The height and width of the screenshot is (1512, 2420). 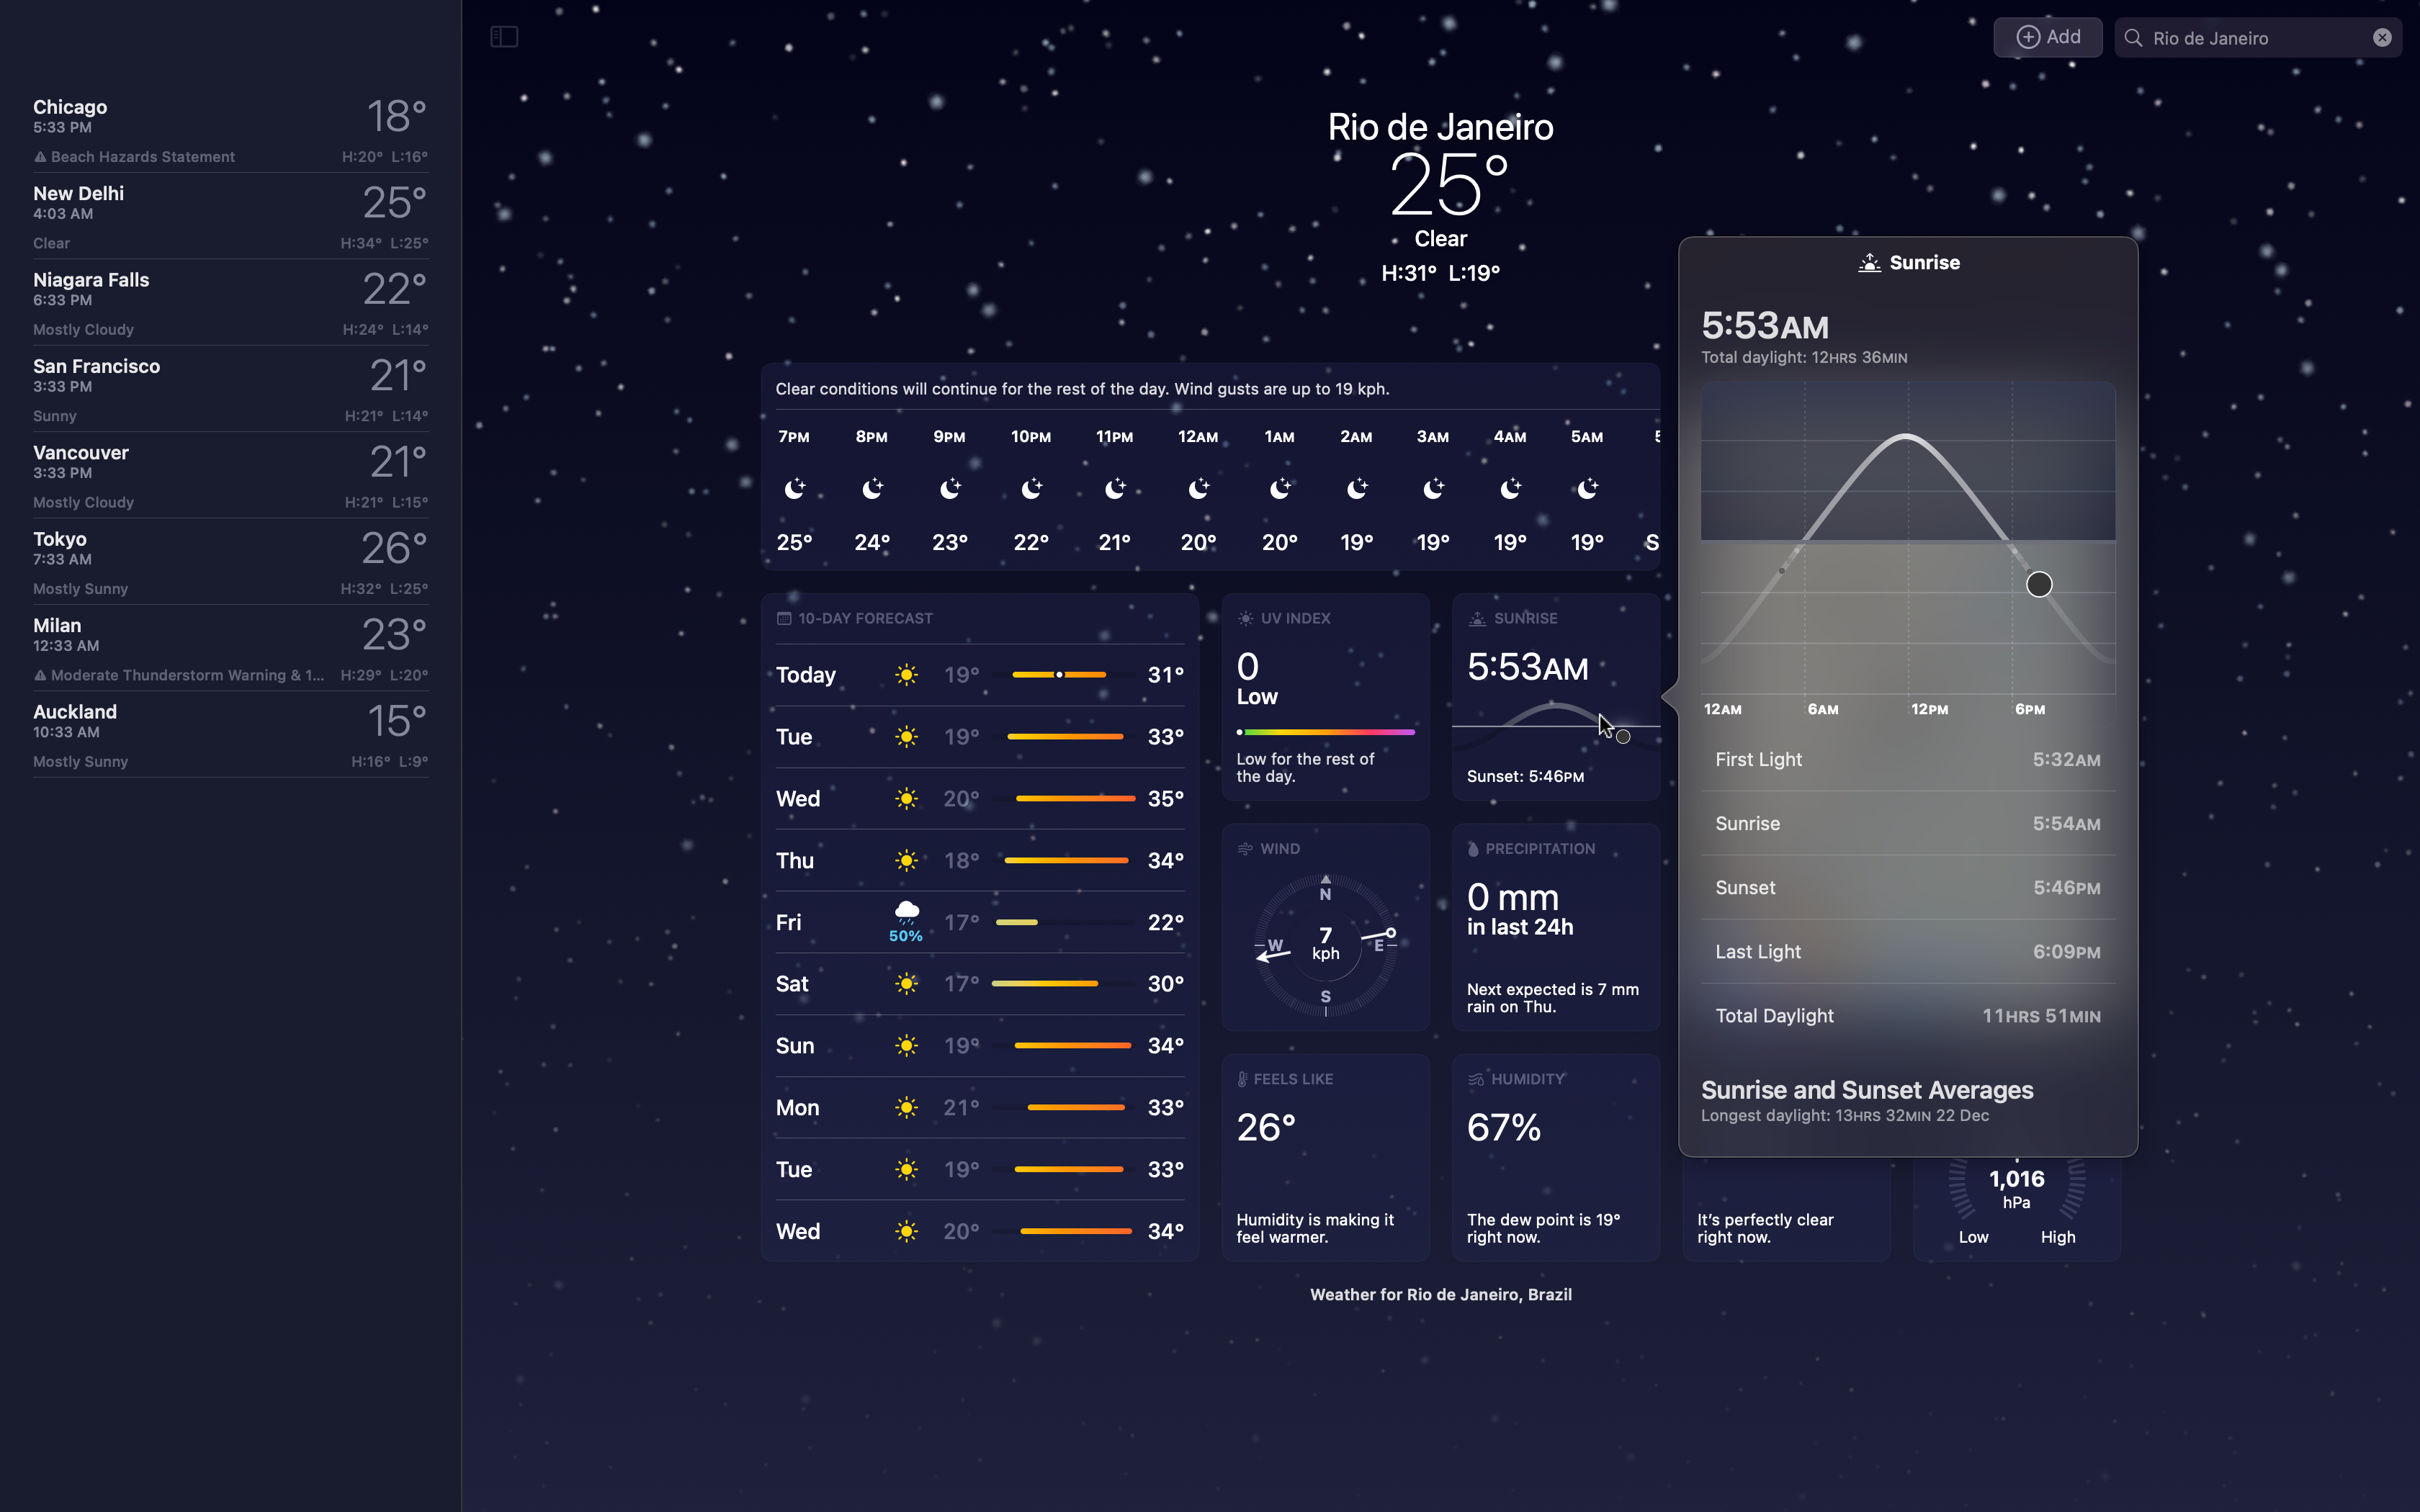 I want to click on Check sun position at 12pm in the popup, so click(x=1916, y=539).